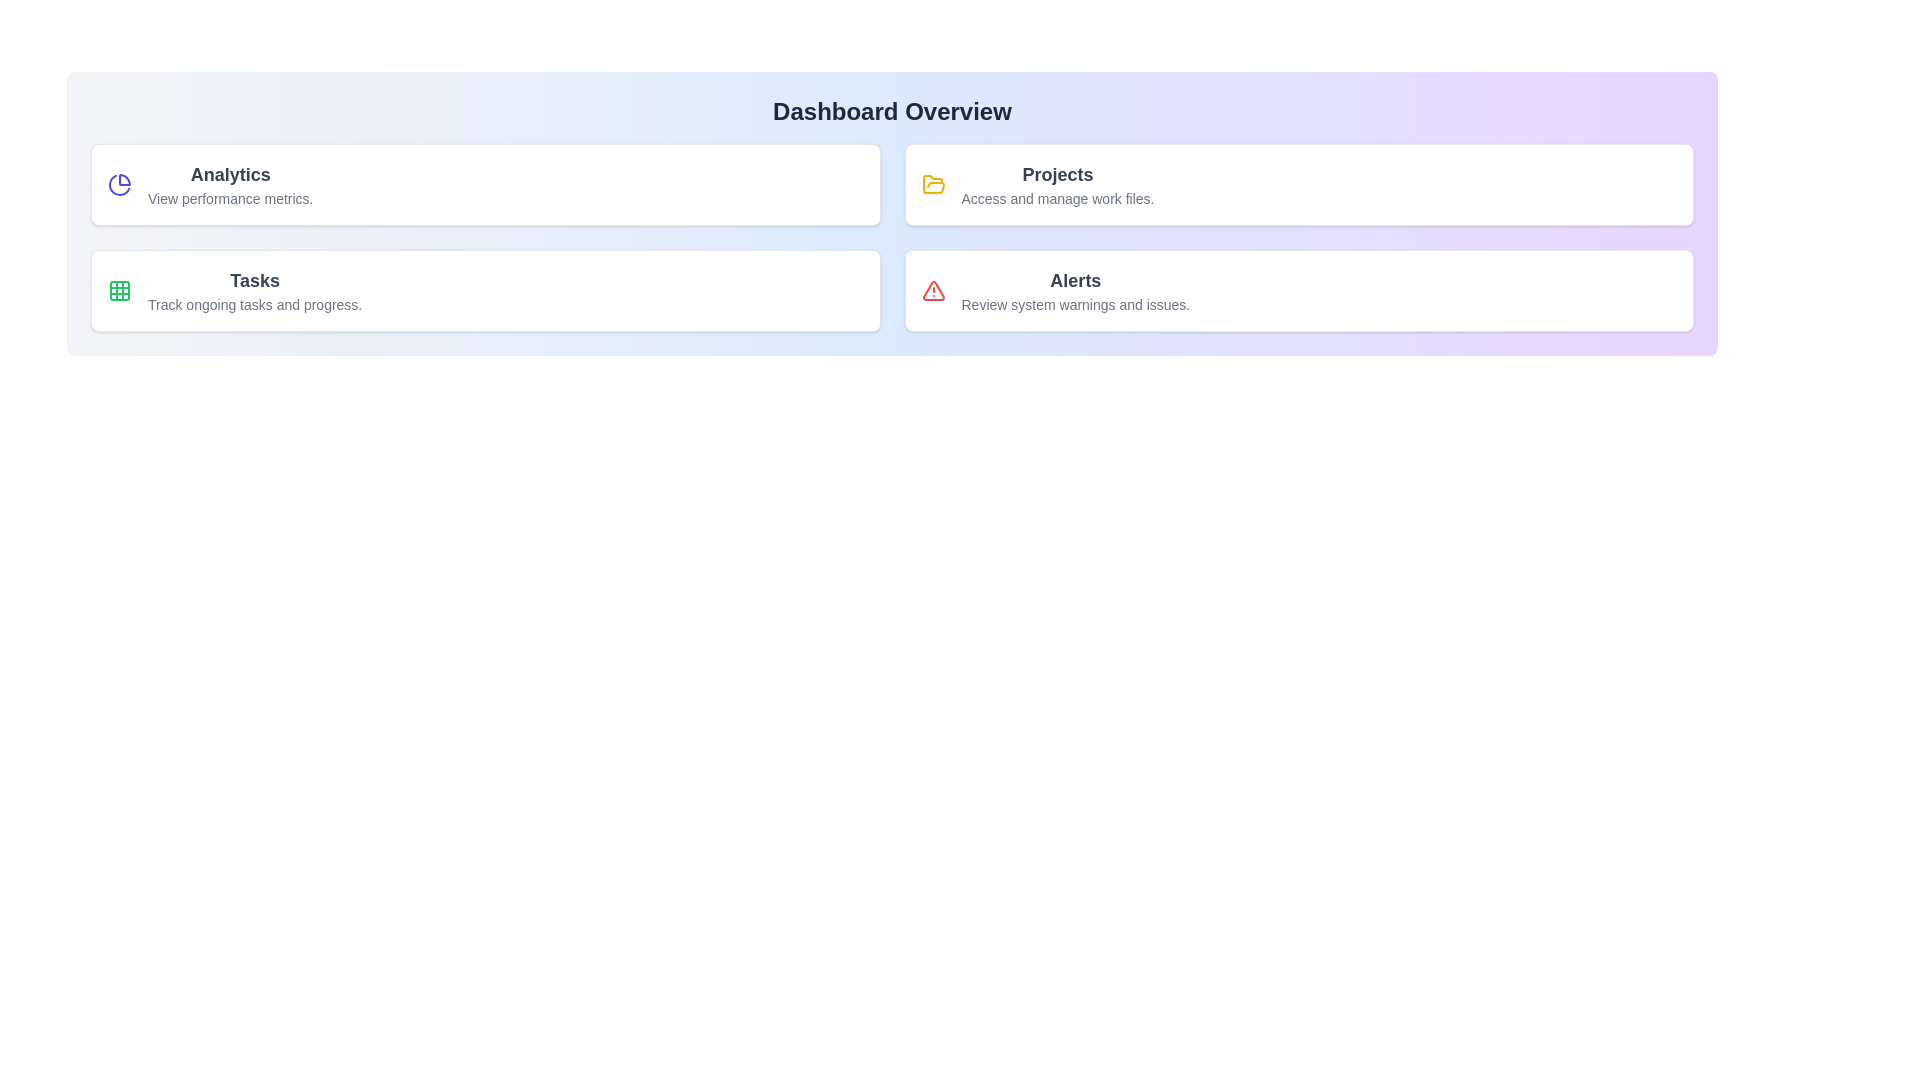  Describe the element at coordinates (1299, 290) in the screenshot. I see `the menu item corresponding to Alerts to navigate to the respective section` at that location.